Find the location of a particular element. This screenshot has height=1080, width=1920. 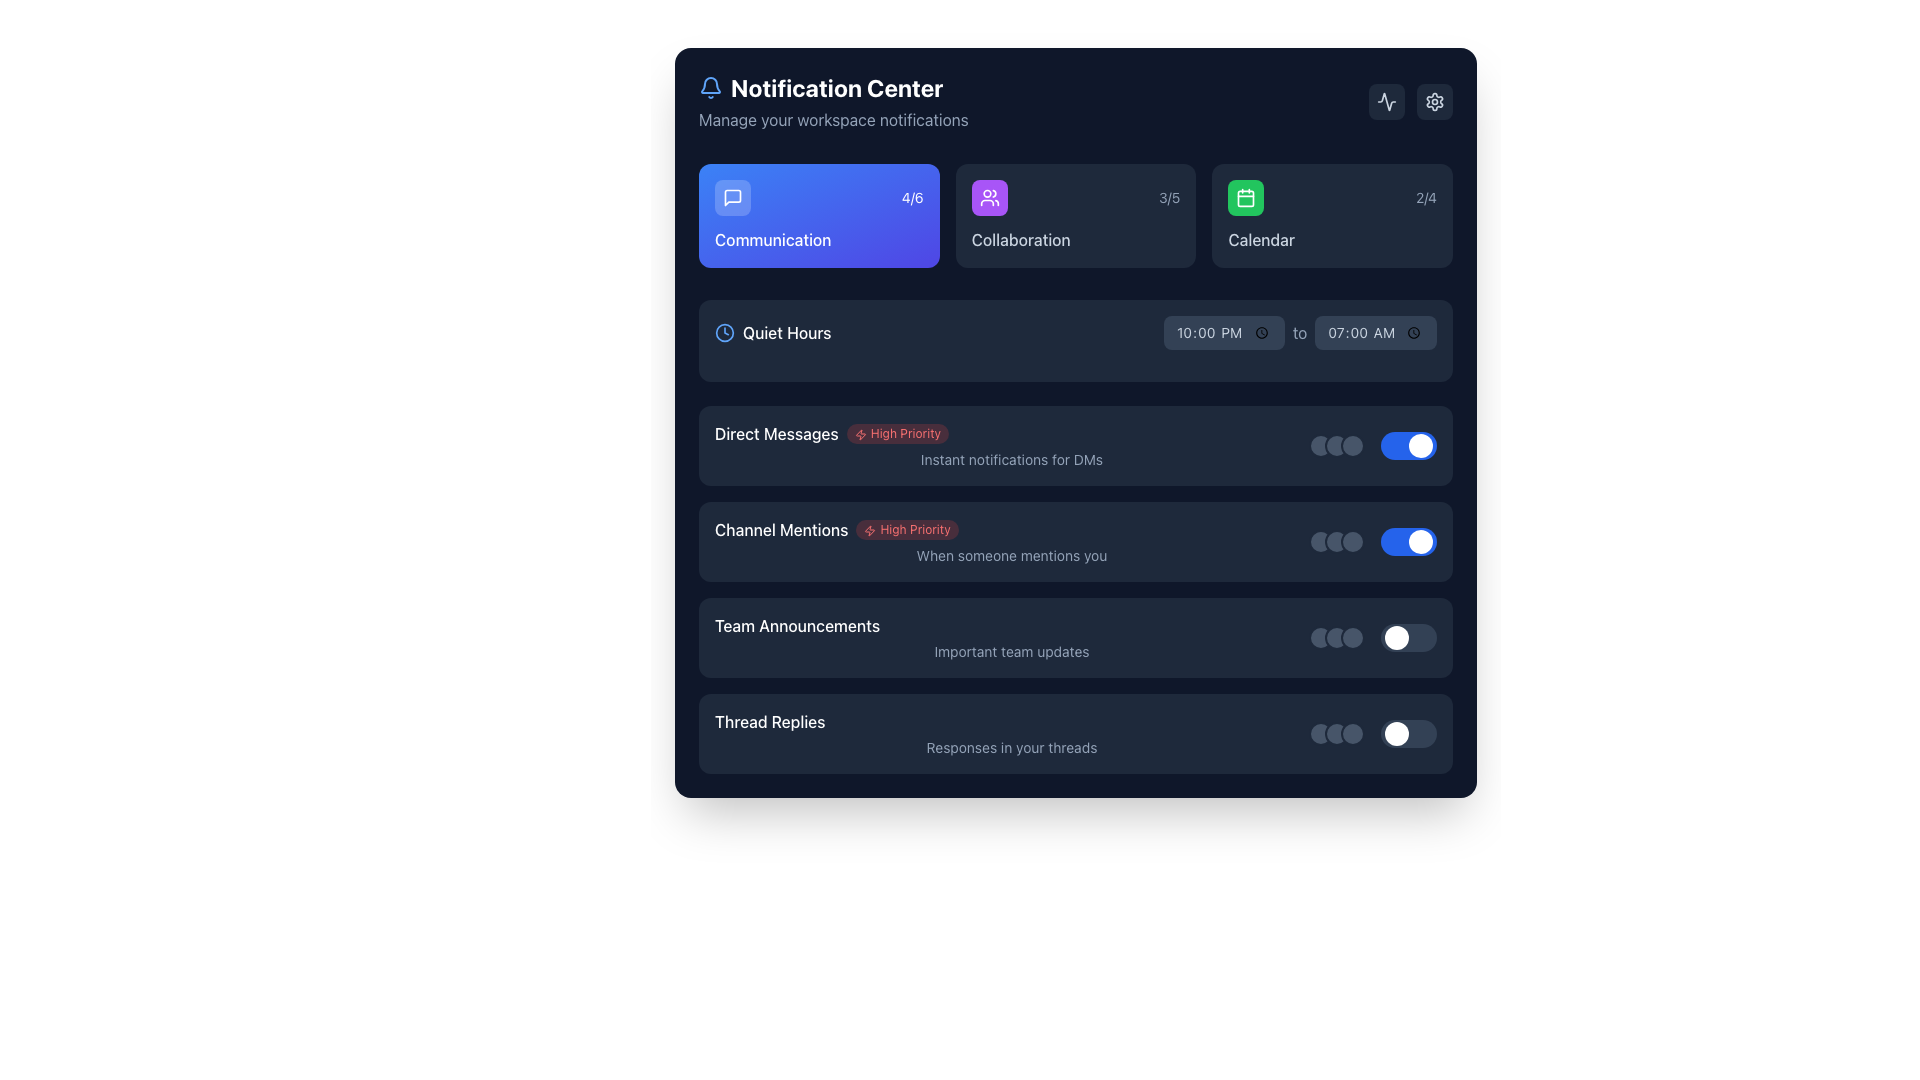

the 'Direct Messages' text display element, which includes the title 'Direct Messages' and a 'High Priority' label is located at coordinates (1012, 445).